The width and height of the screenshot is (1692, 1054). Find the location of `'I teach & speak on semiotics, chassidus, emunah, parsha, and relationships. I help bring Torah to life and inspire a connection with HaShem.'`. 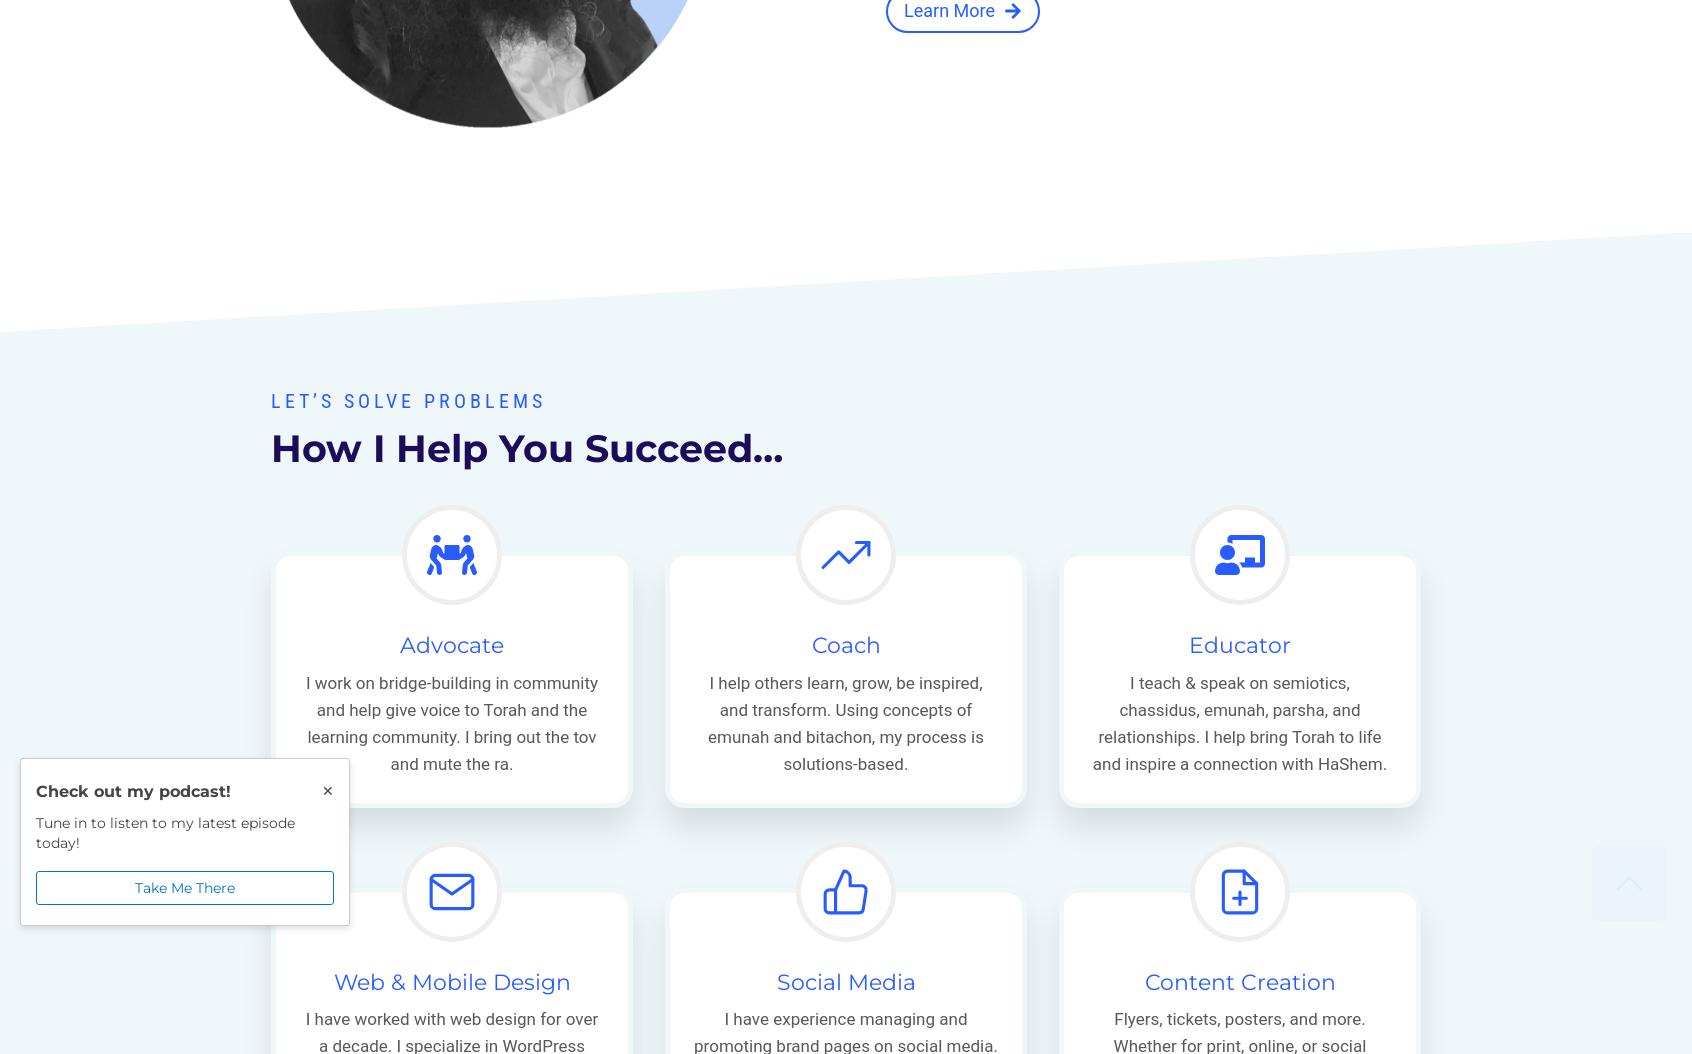

'I teach & speak on semiotics, chassidus, emunah, parsha, and relationships. I help bring Torah to life and inspire a connection with HaShem.' is located at coordinates (1239, 722).